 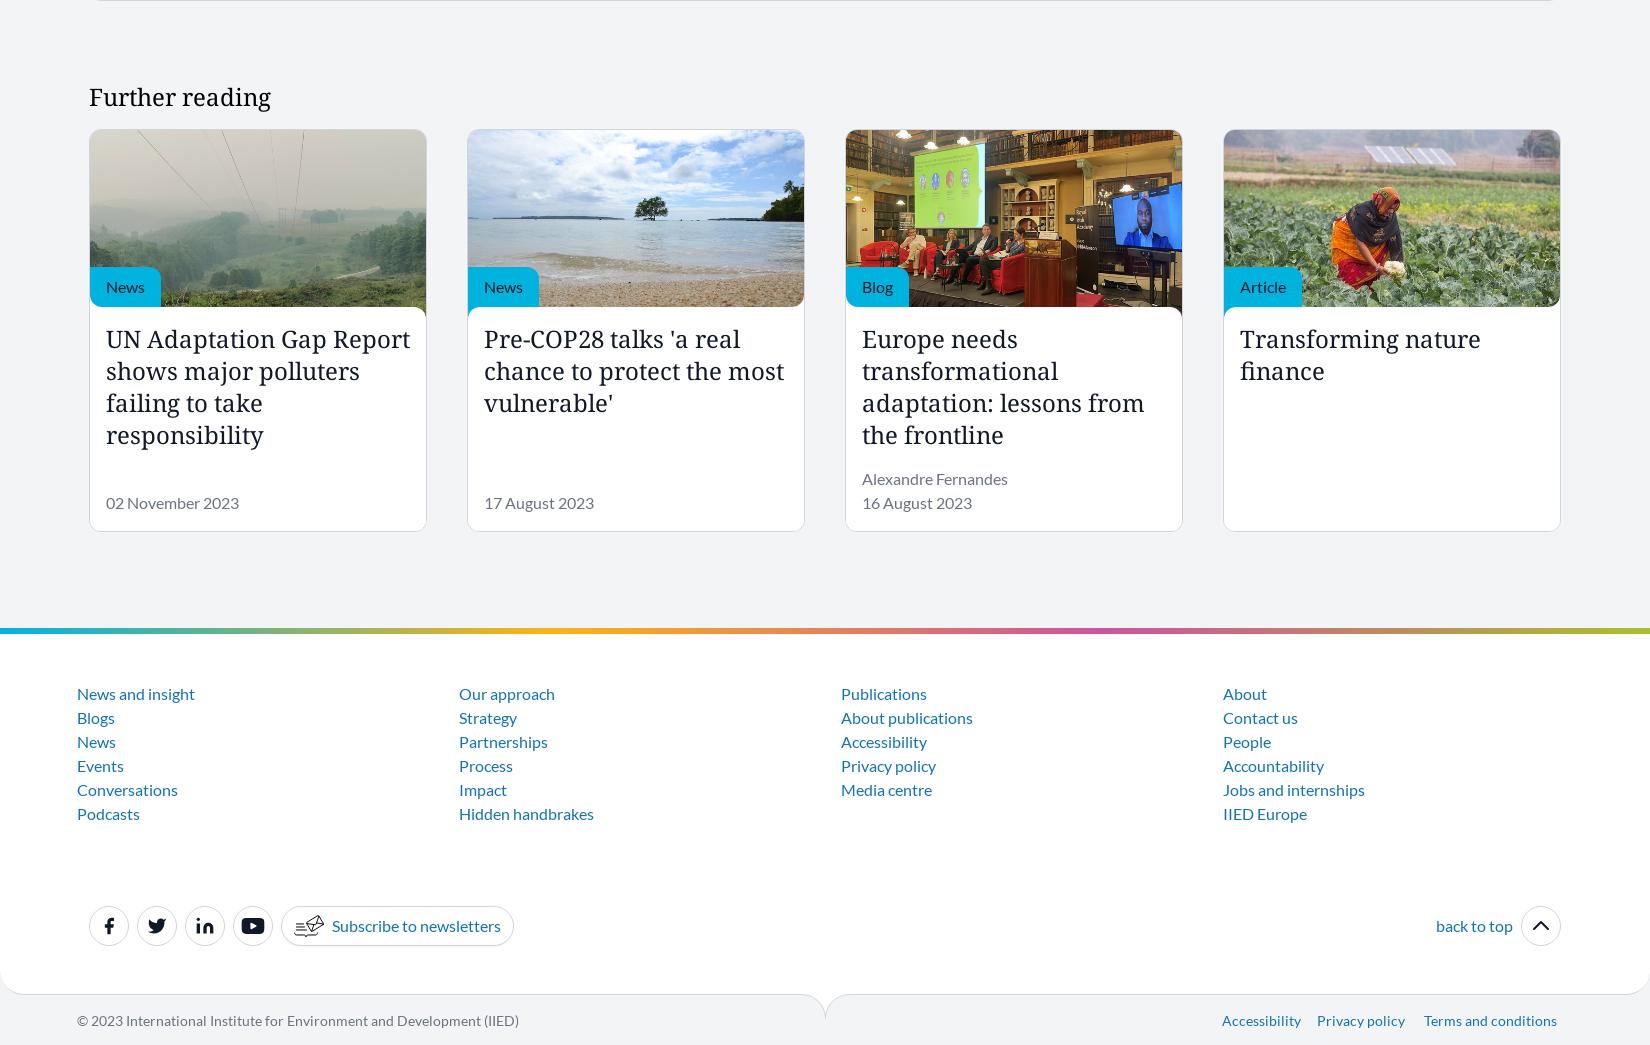 What do you see at coordinates (884, 692) in the screenshot?
I see `'Publications'` at bounding box center [884, 692].